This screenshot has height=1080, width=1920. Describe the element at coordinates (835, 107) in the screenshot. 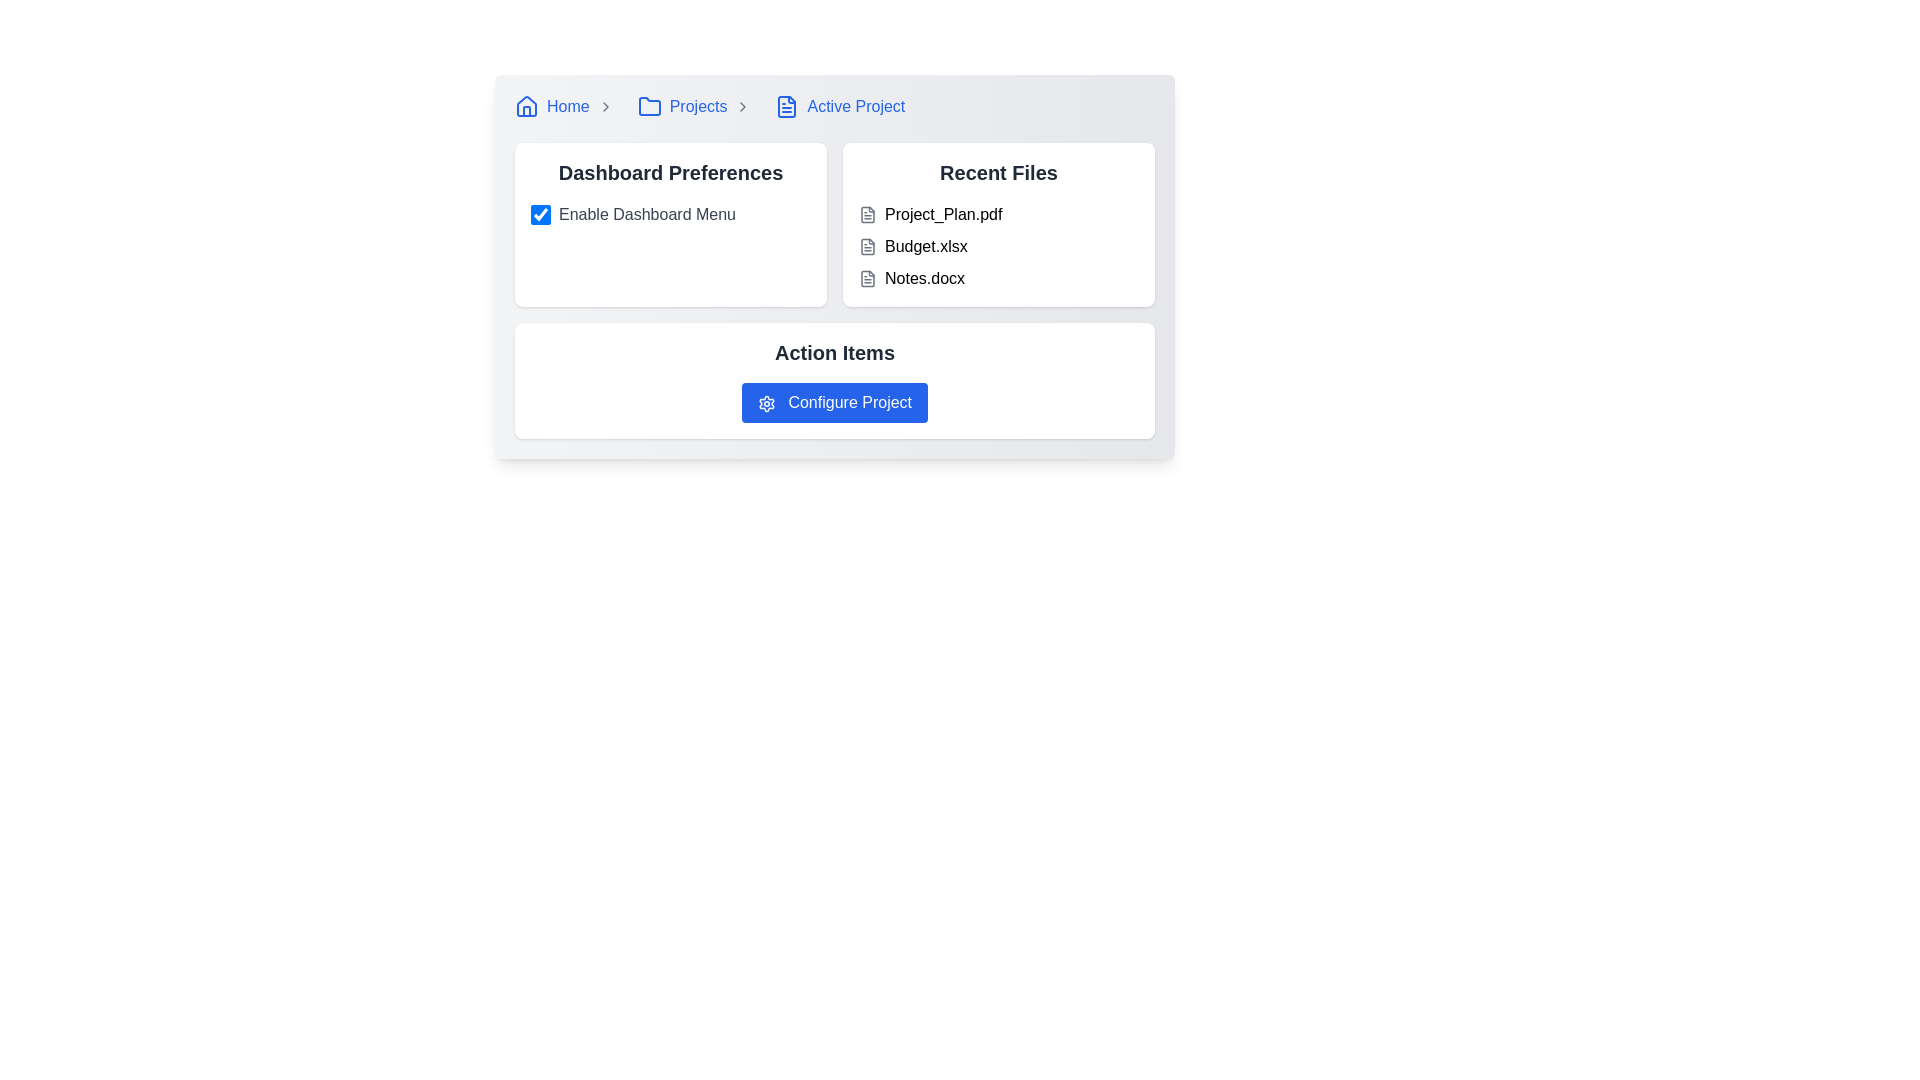

I see `the 'Active Project' step of the Breadcrumb Navigation Bar` at that location.